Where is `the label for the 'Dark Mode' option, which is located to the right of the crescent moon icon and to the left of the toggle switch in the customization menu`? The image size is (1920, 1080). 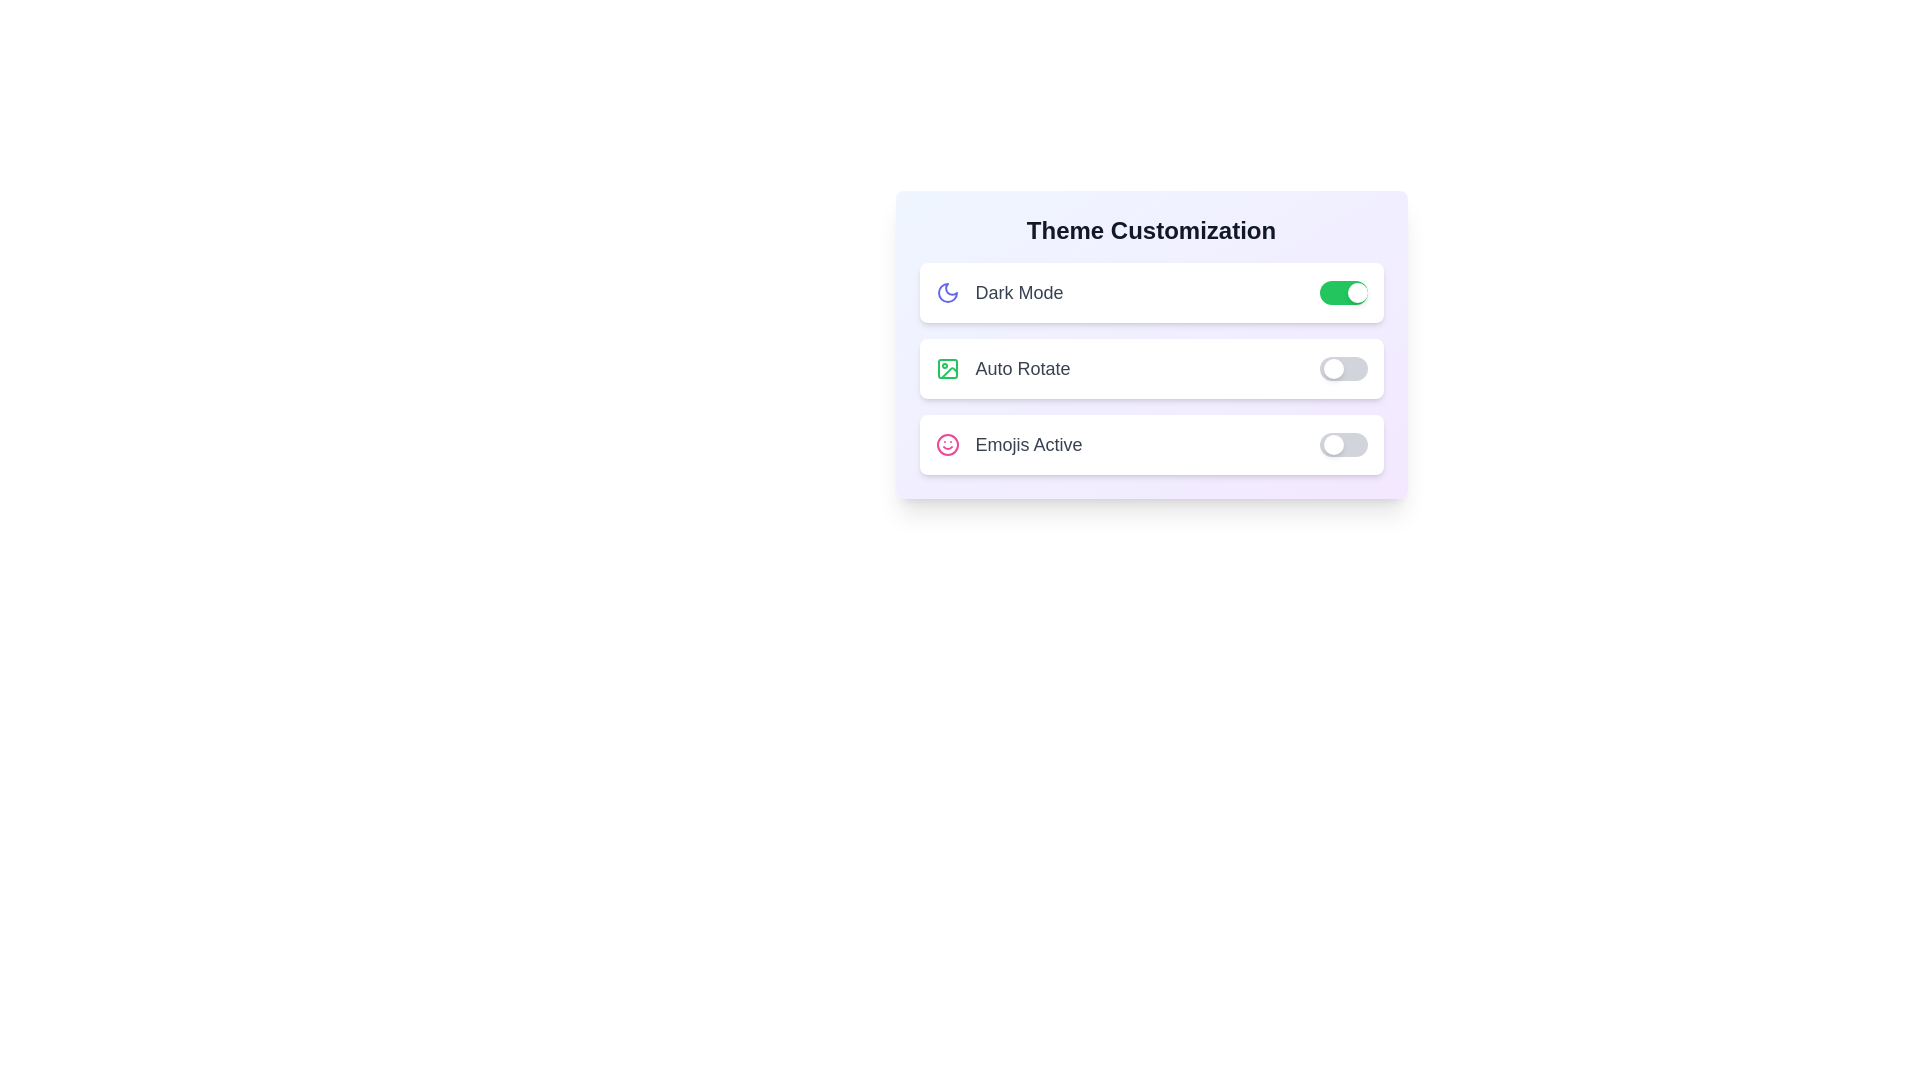
the label for the 'Dark Mode' option, which is located to the right of the crescent moon icon and to the left of the toggle switch in the customization menu is located at coordinates (999, 293).